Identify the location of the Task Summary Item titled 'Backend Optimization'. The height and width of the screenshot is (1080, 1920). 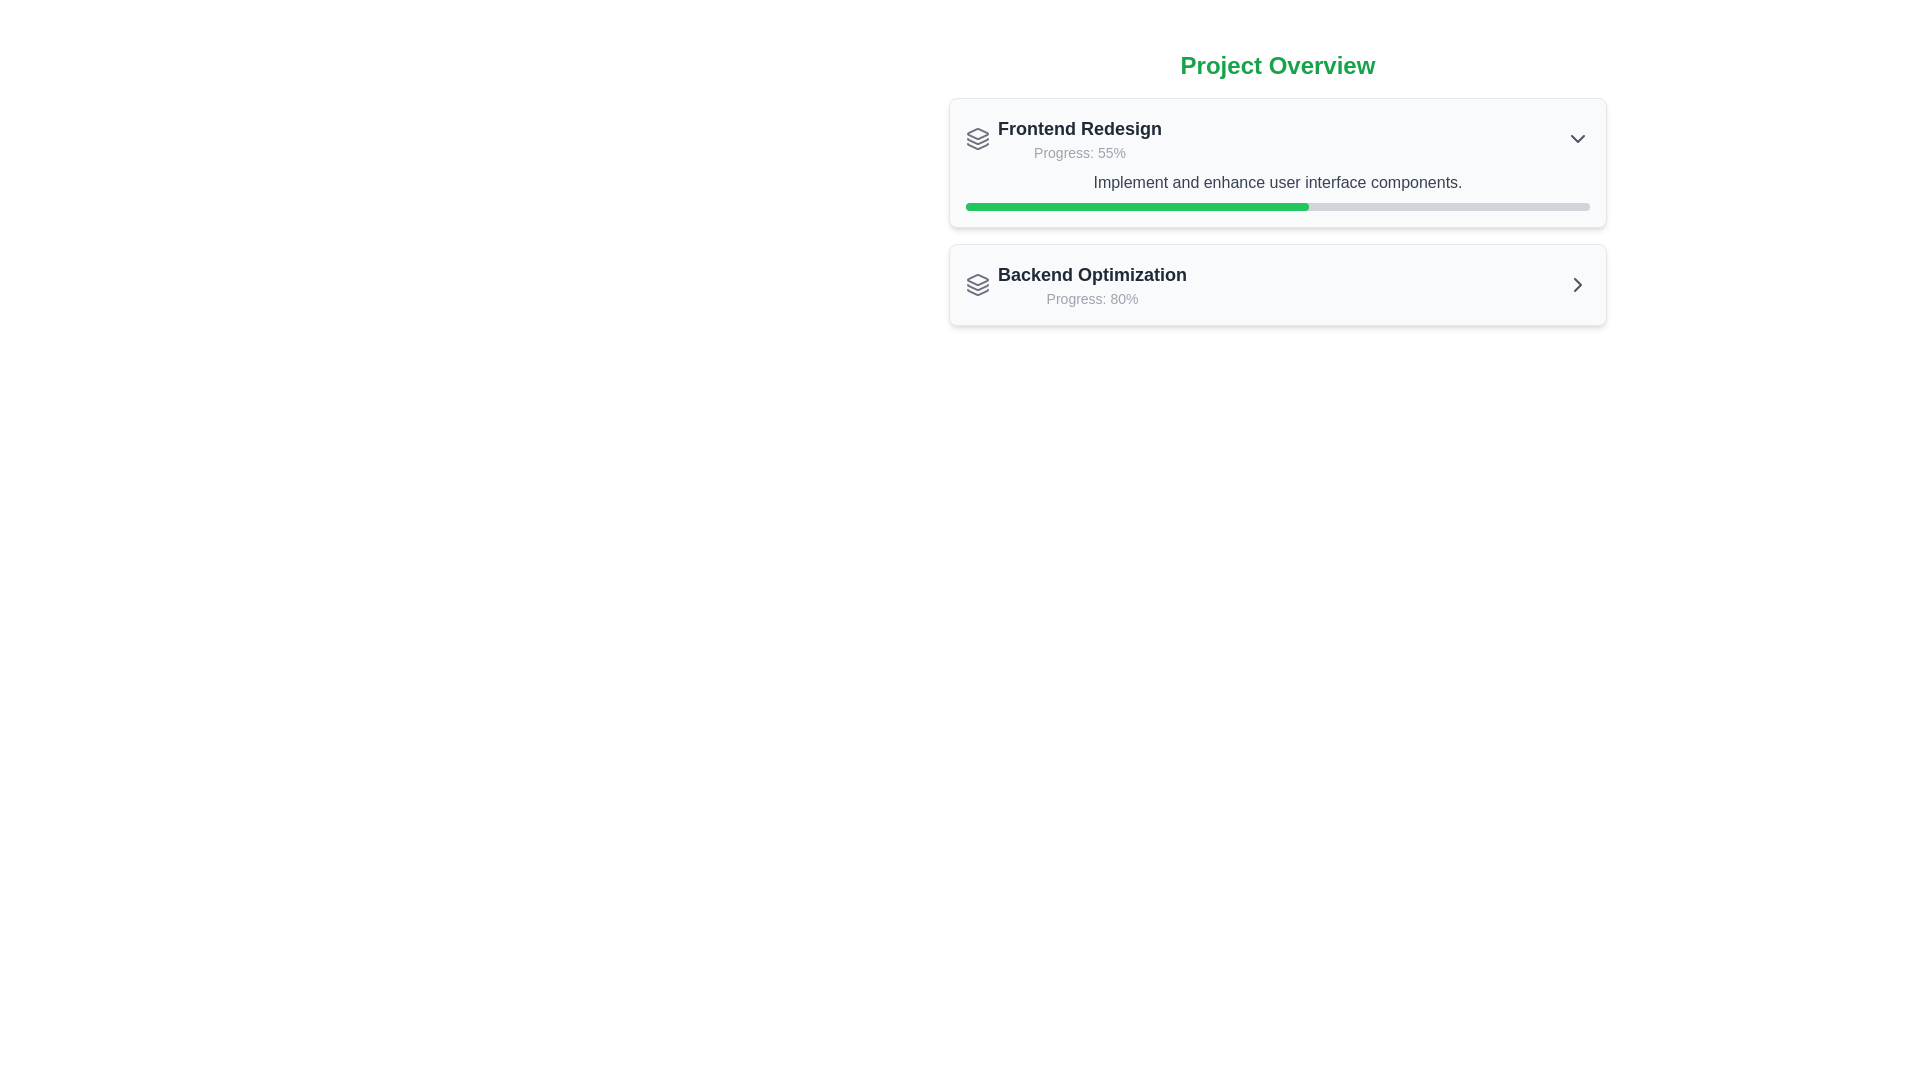
(1276, 285).